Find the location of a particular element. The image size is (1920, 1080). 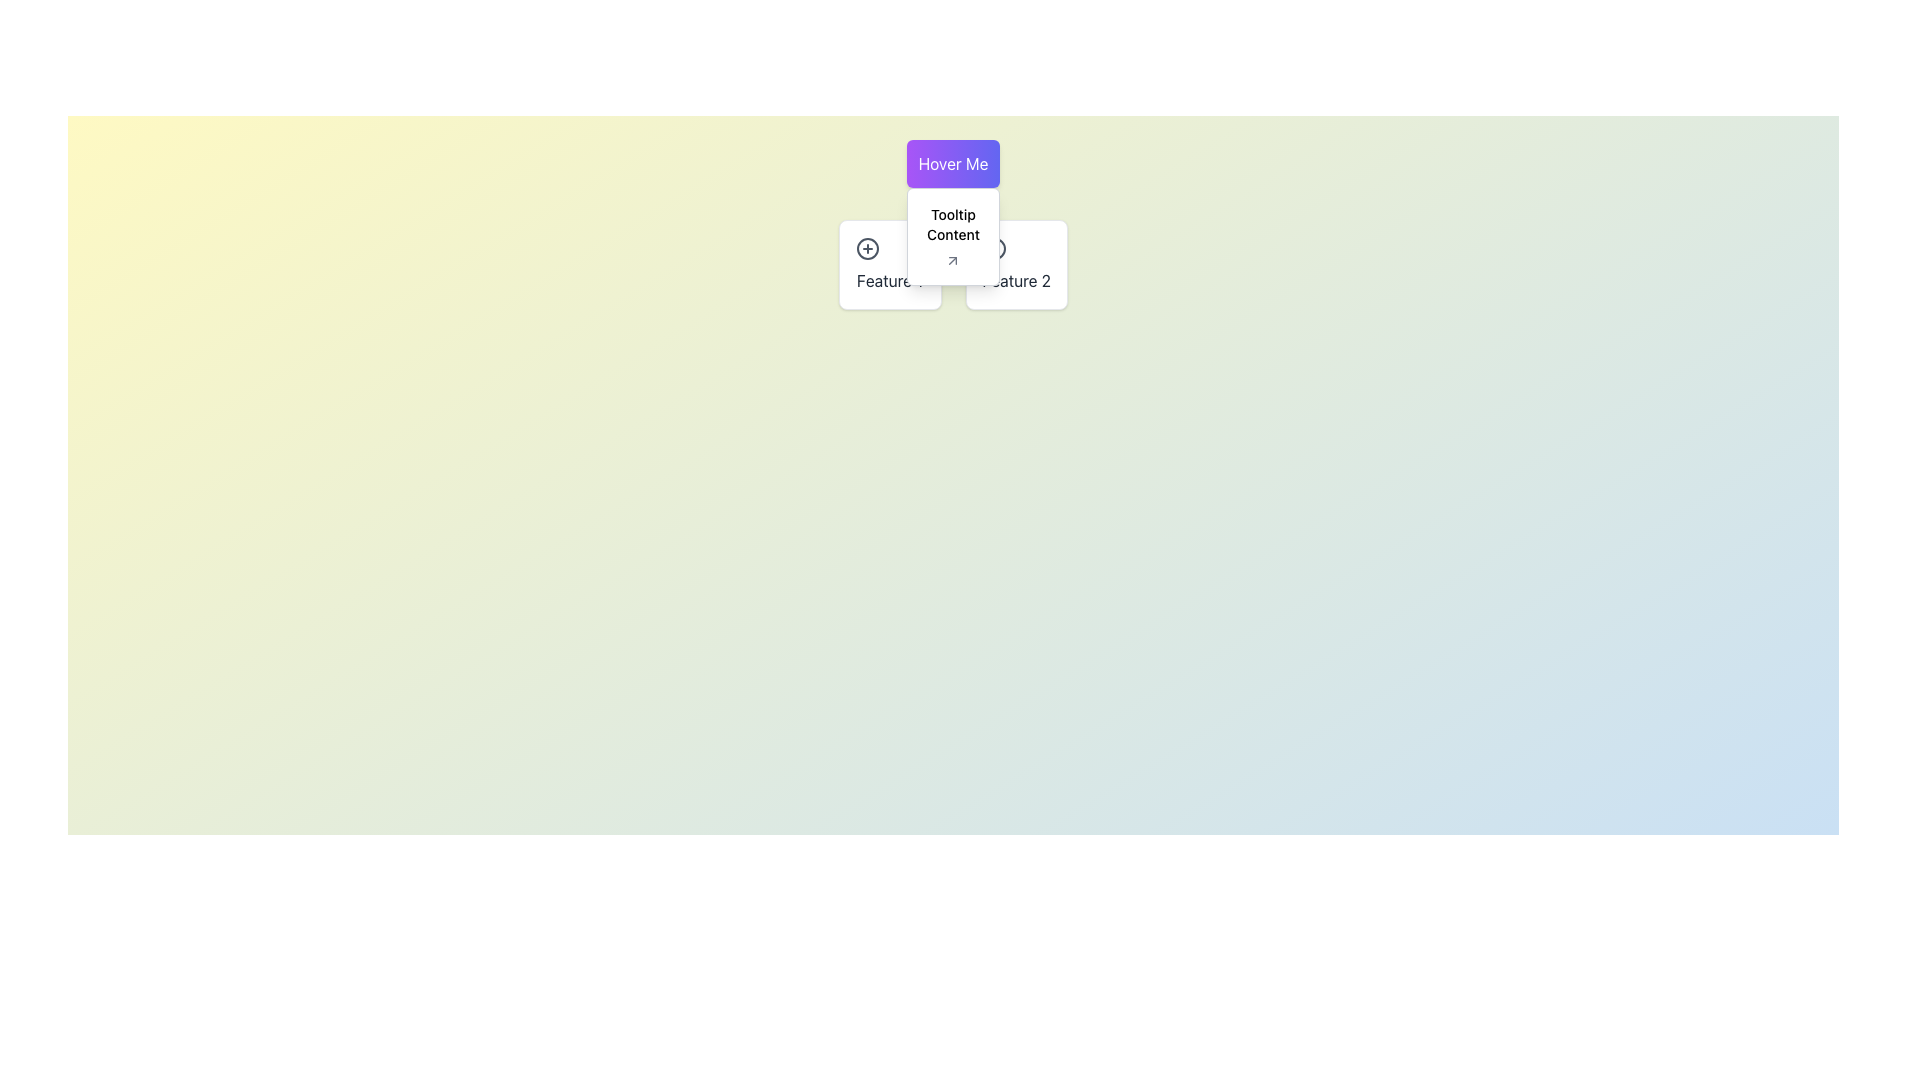

the button located within the card labeled 'Feature 1' is located at coordinates (867, 248).